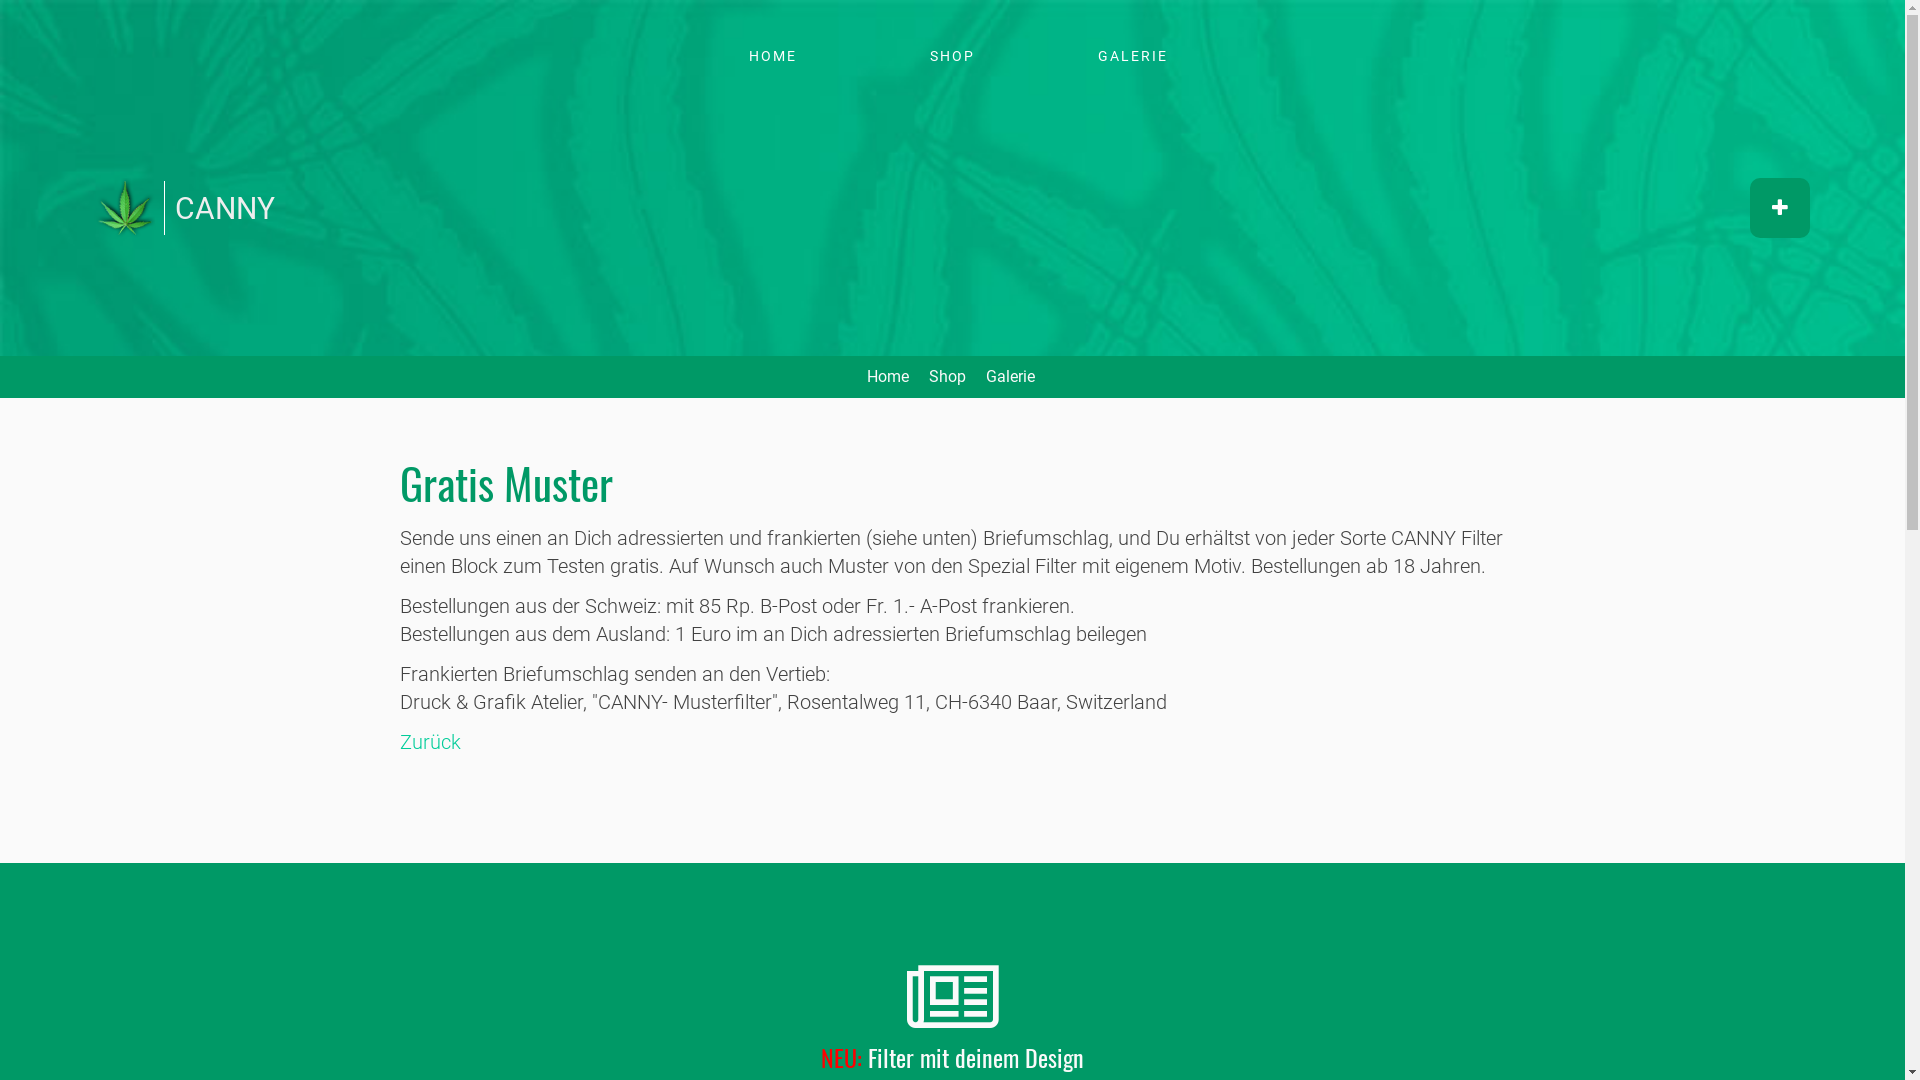 The width and height of the screenshot is (1920, 1080). I want to click on 'Home', so click(94, 218).